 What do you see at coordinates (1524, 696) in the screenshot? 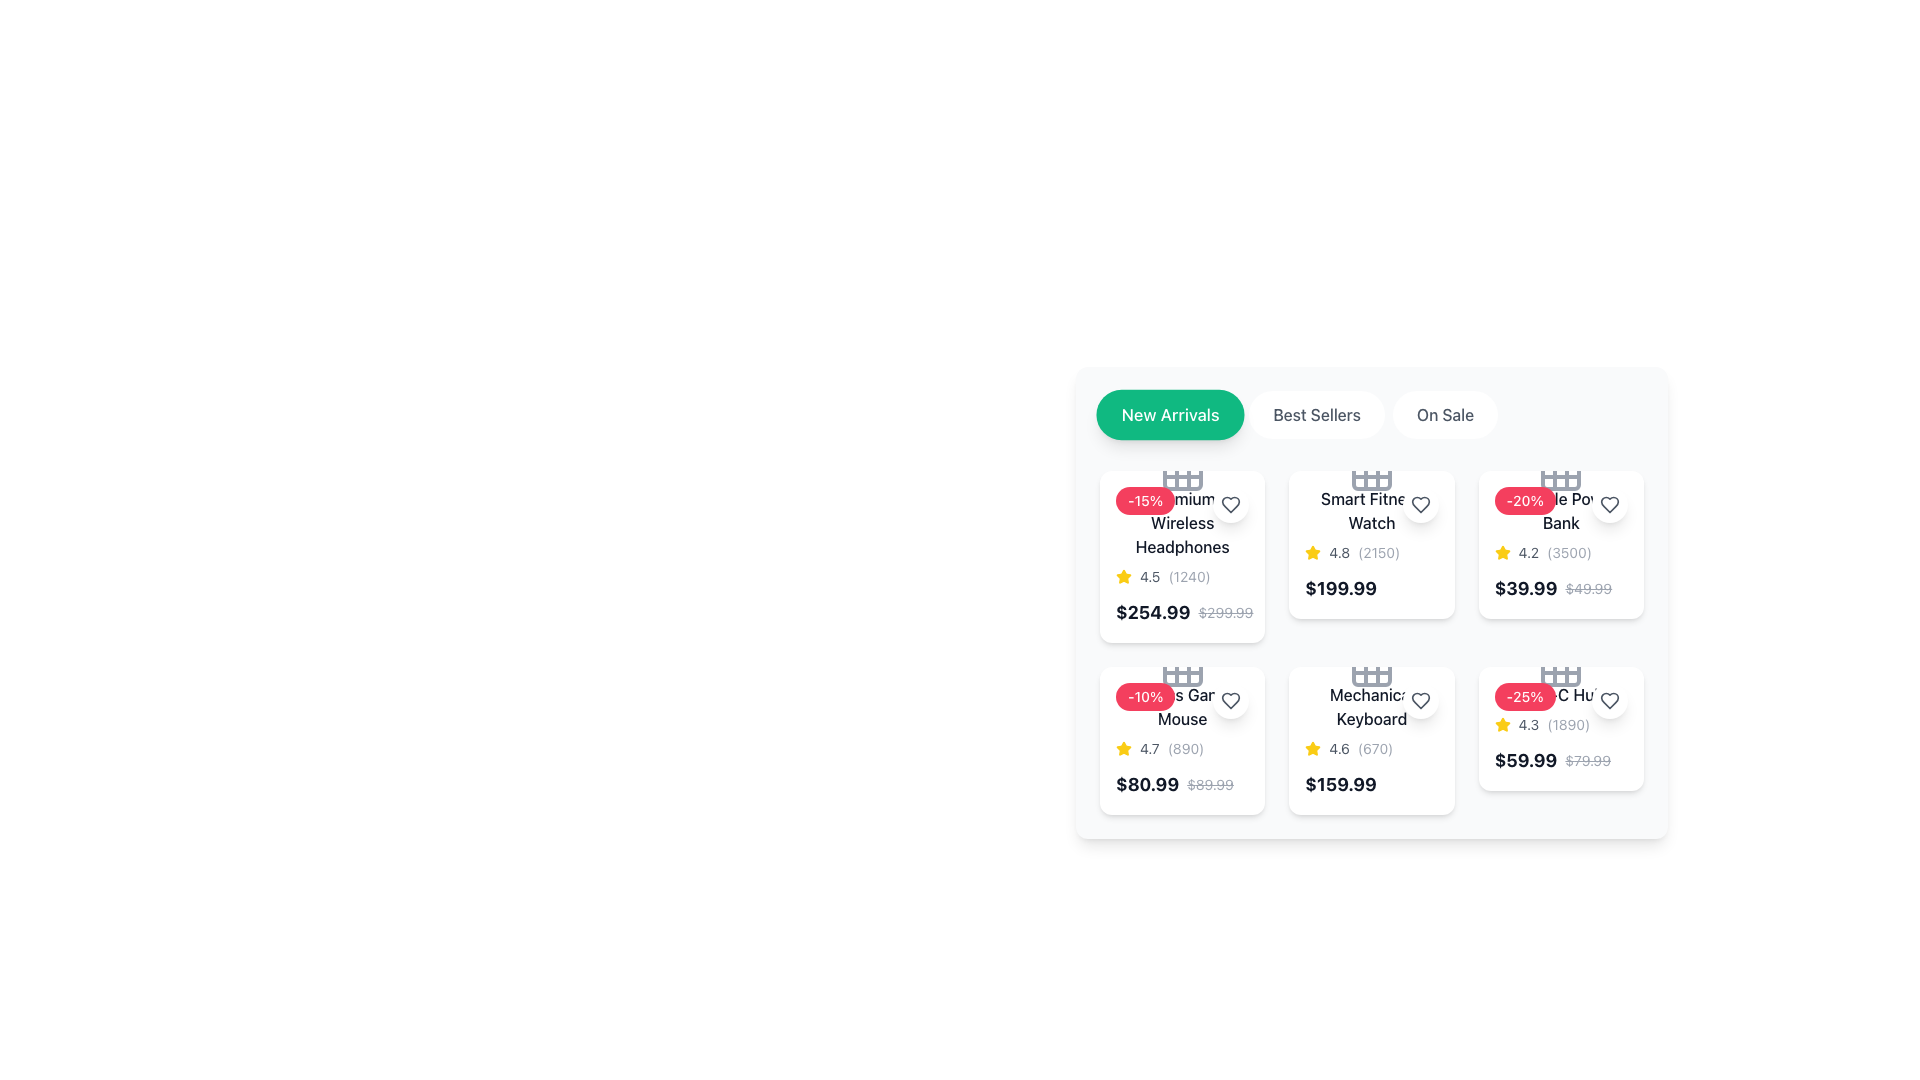
I see `the pill-shaped label with a red background displaying '-25%' in bold white text, which is located in the top-left corner of the product card` at bounding box center [1524, 696].